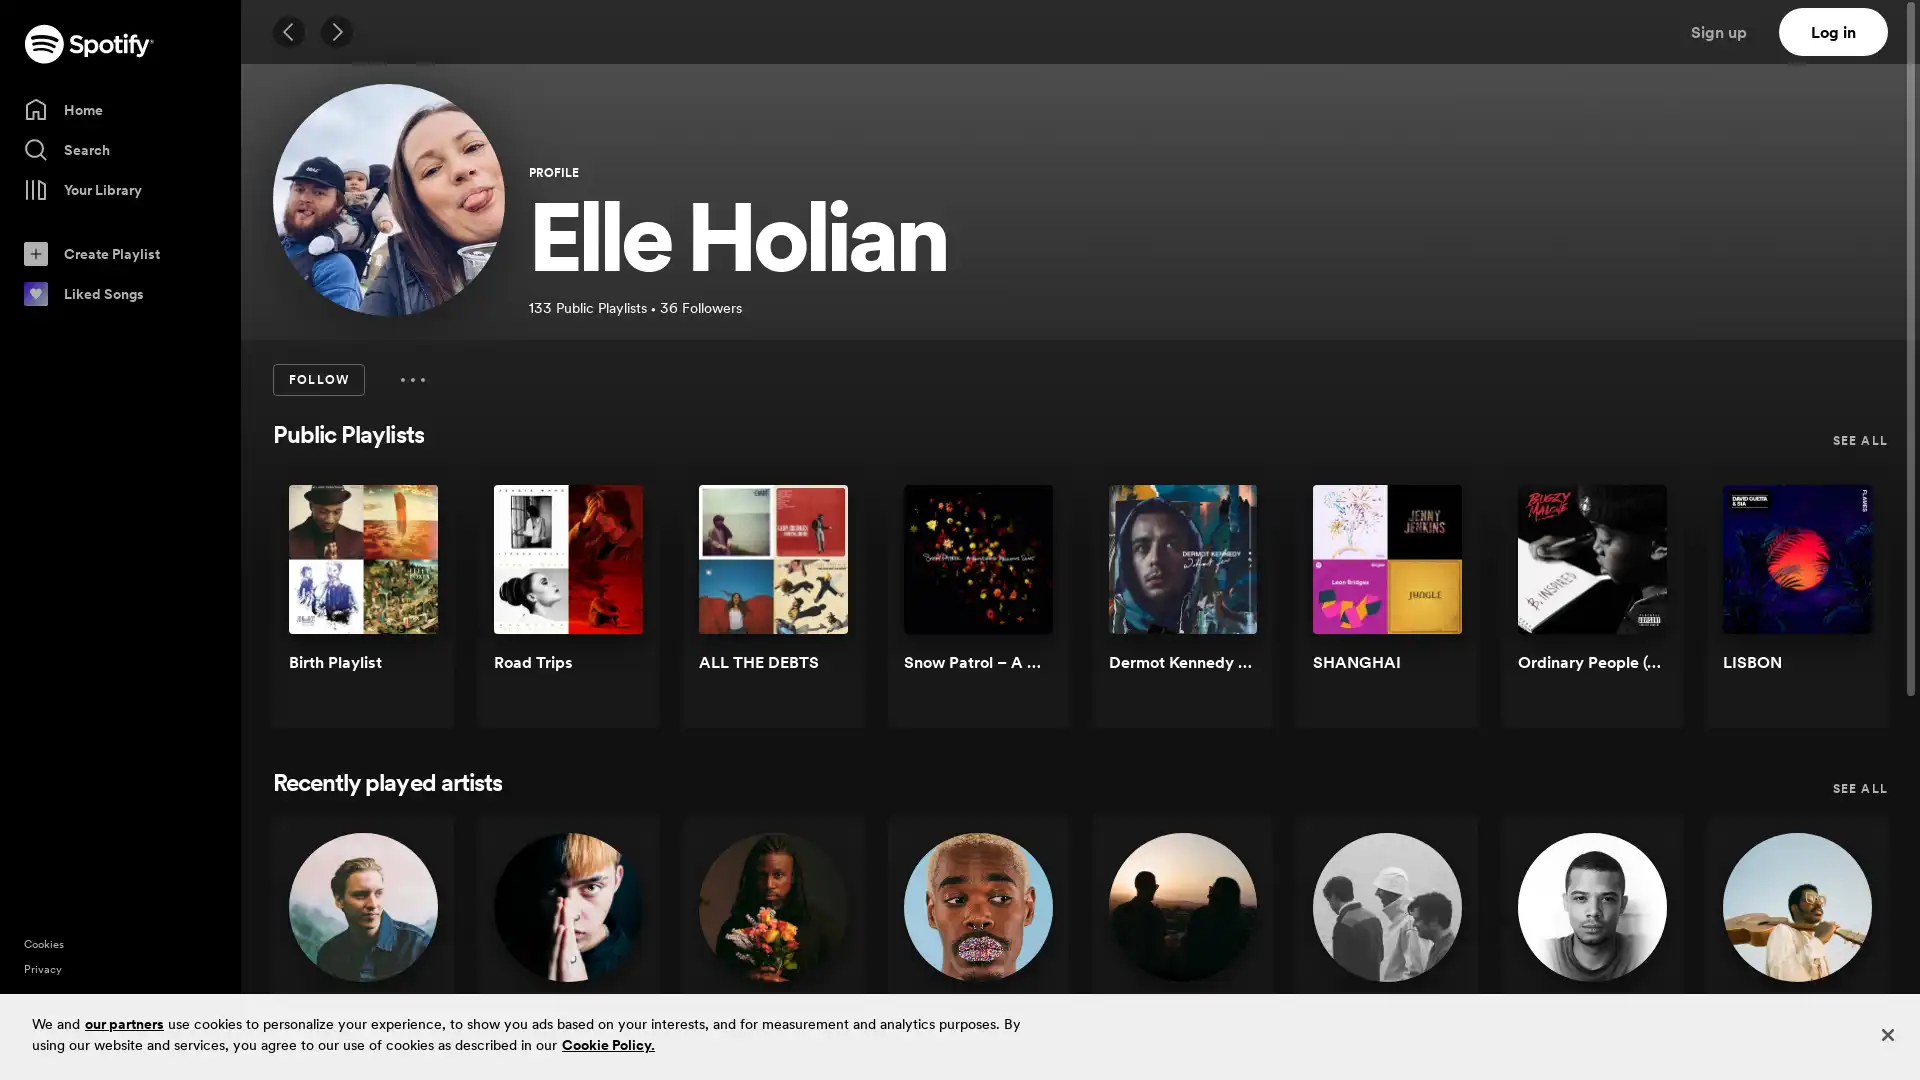 Image resolution: width=1920 pixels, height=1080 pixels. I want to click on FOLLOW, so click(317, 380).